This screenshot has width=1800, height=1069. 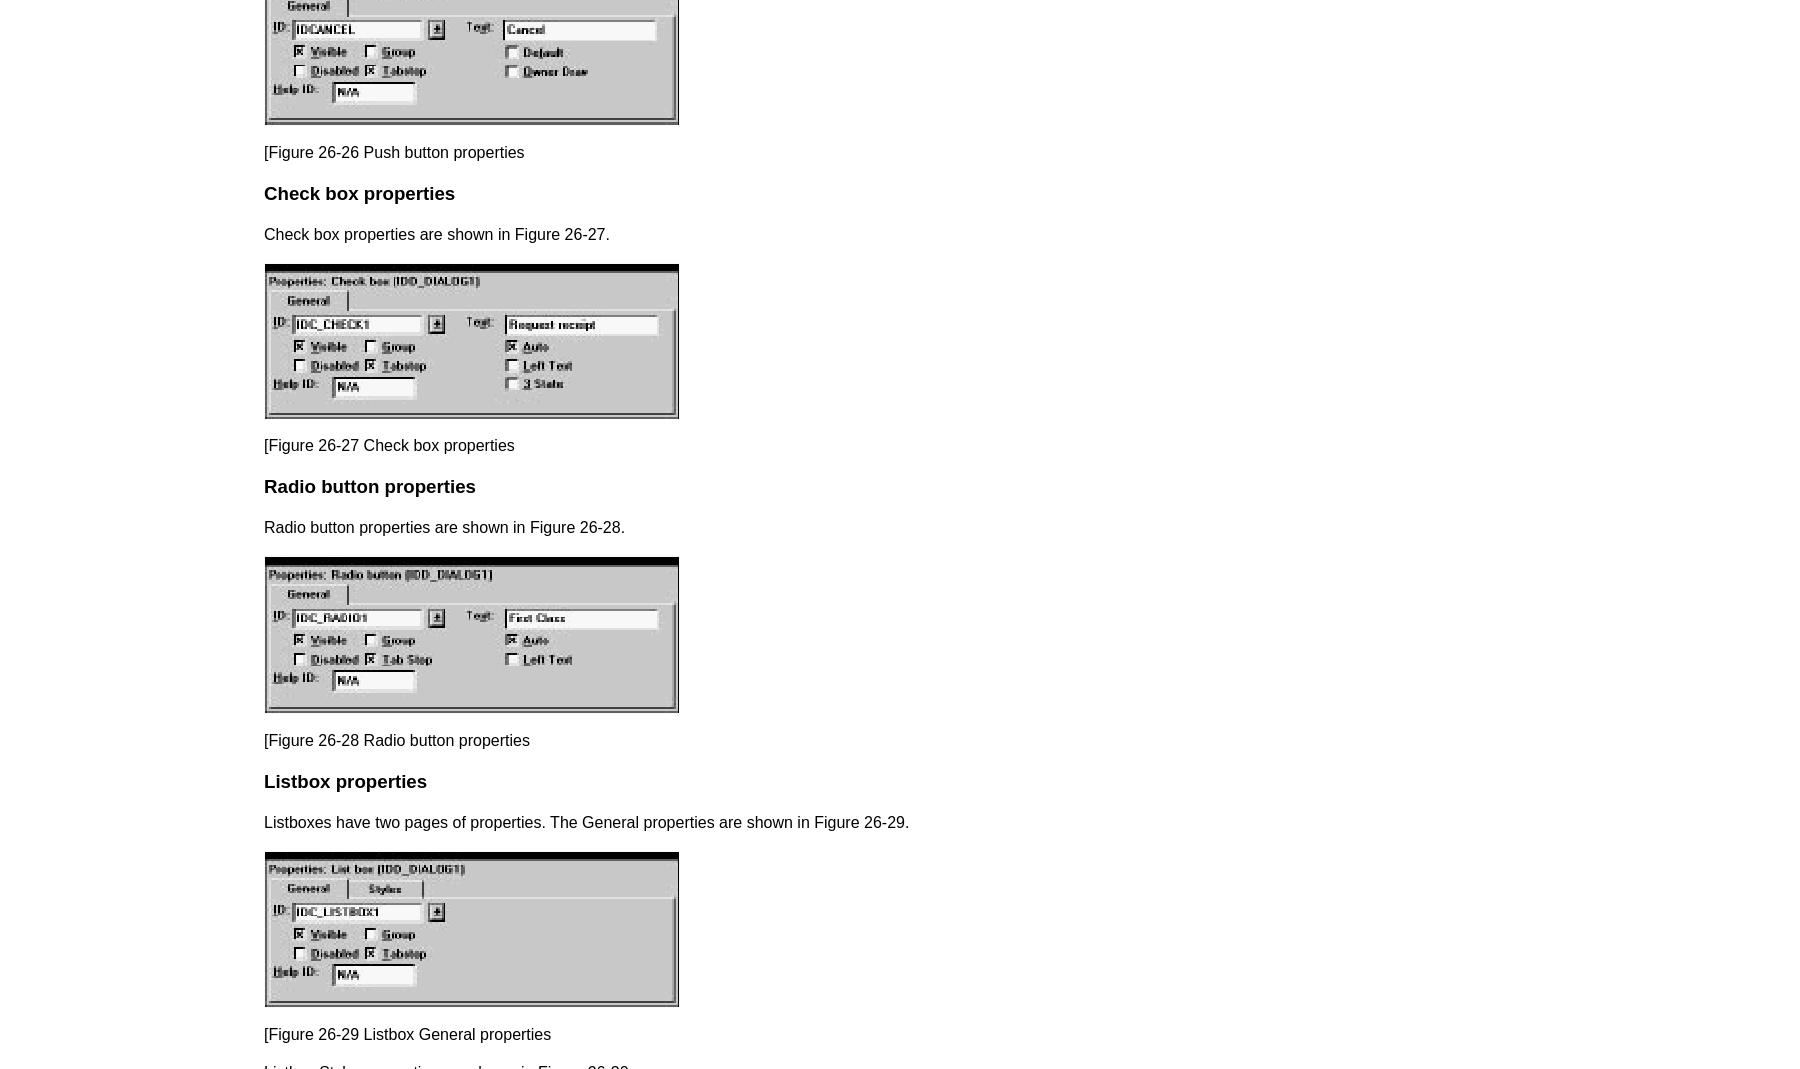 What do you see at coordinates (407, 1033) in the screenshot?
I see `'[Figure 26-29 Listbox General properties'` at bounding box center [407, 1033].